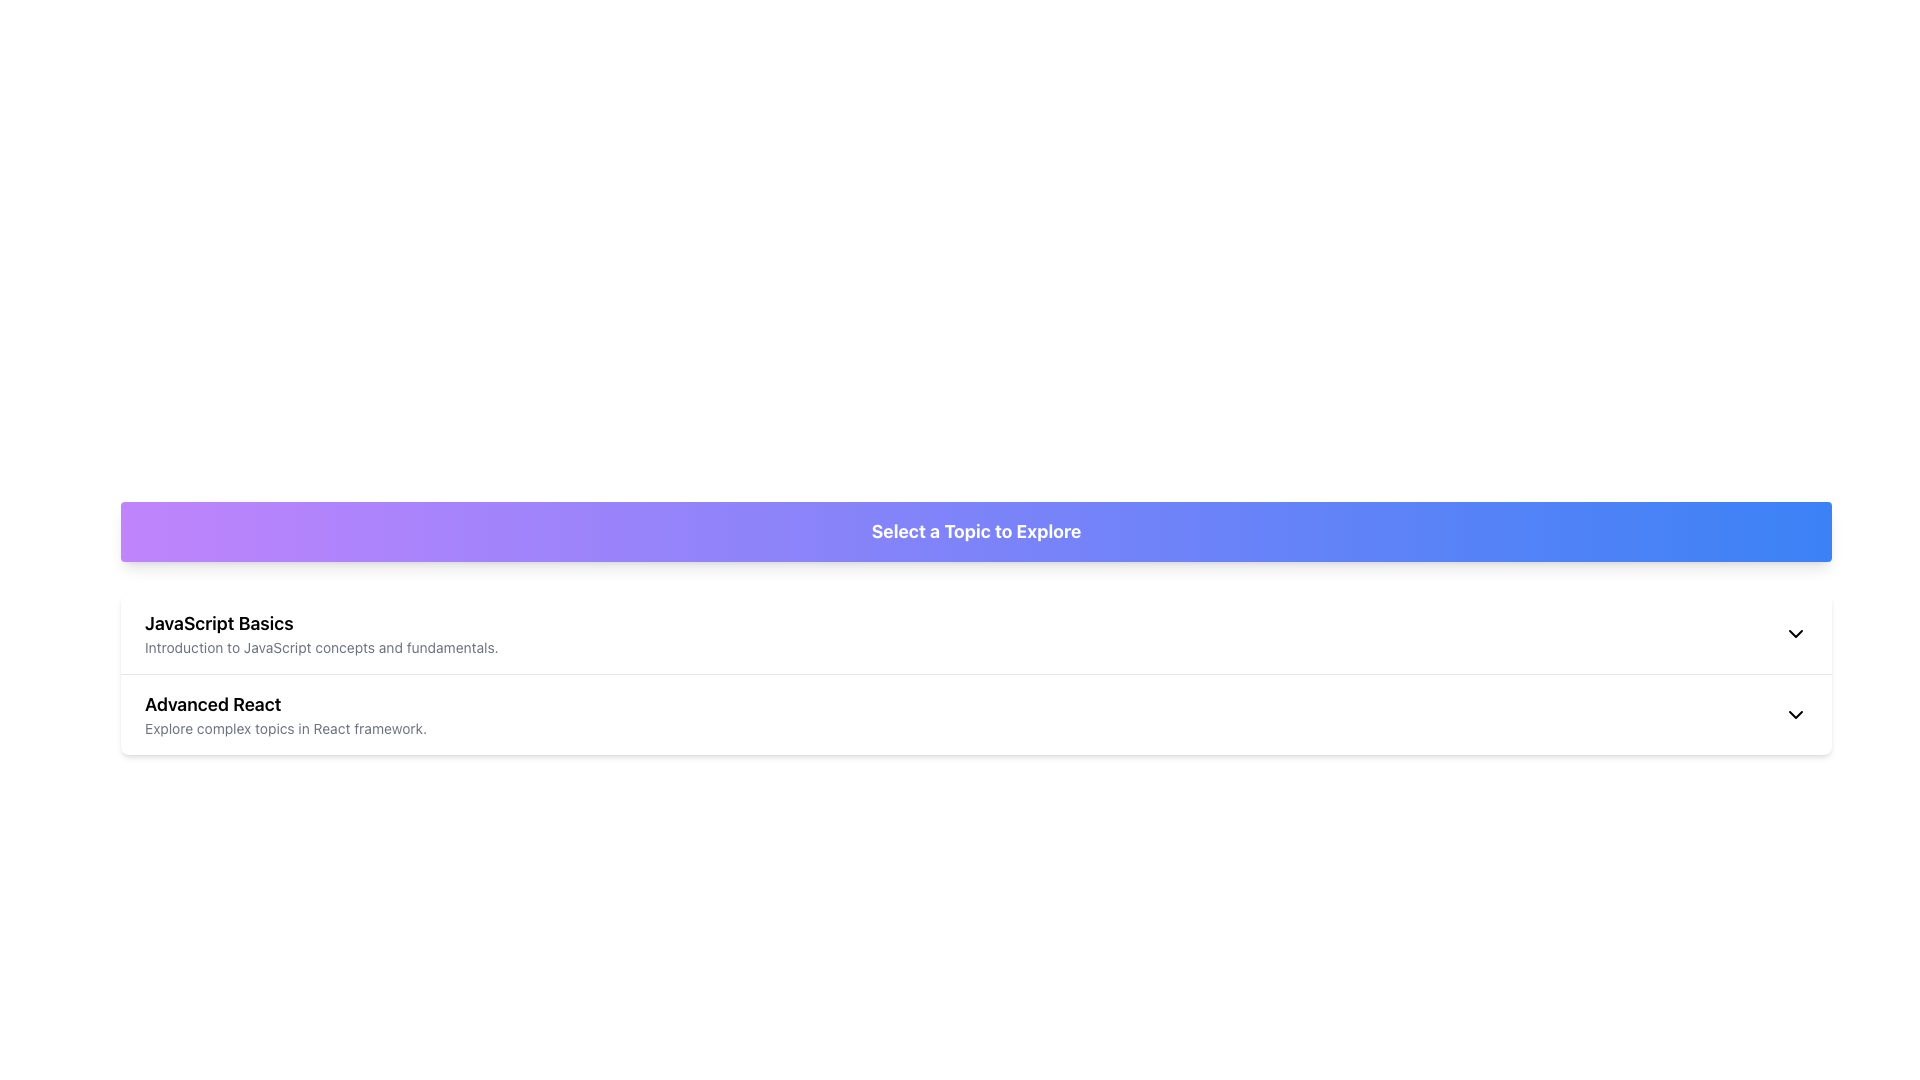  Describe the element at coordinates (321, 648) in the screenshot. I see `the text block displaying 'Introduction to JavaScript concepts and fundamentals.' which is located directly beneath the 'JavaScript Basics' header` at that location.